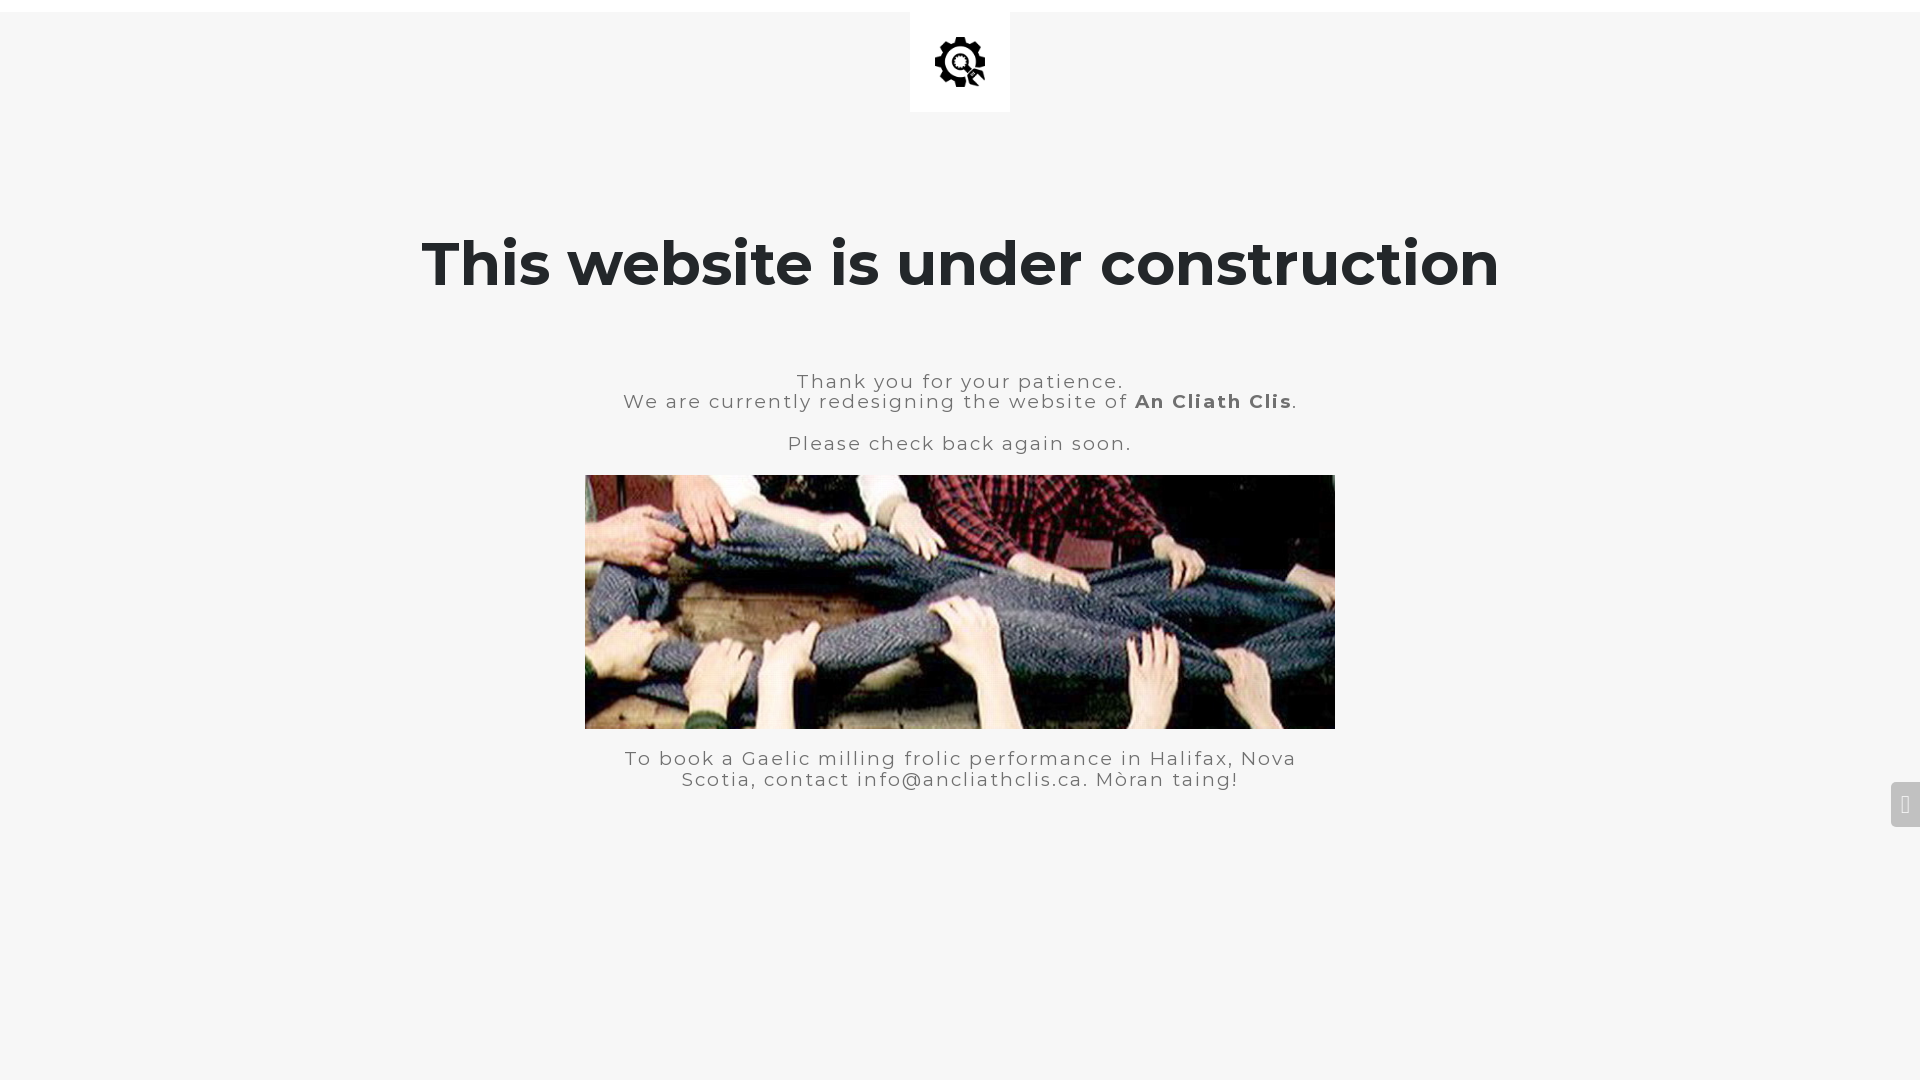  What do you see at coordinates (960, 60) in the screenshot?
I see `'Site is Under Construction'` at bounding box center [960, 60].